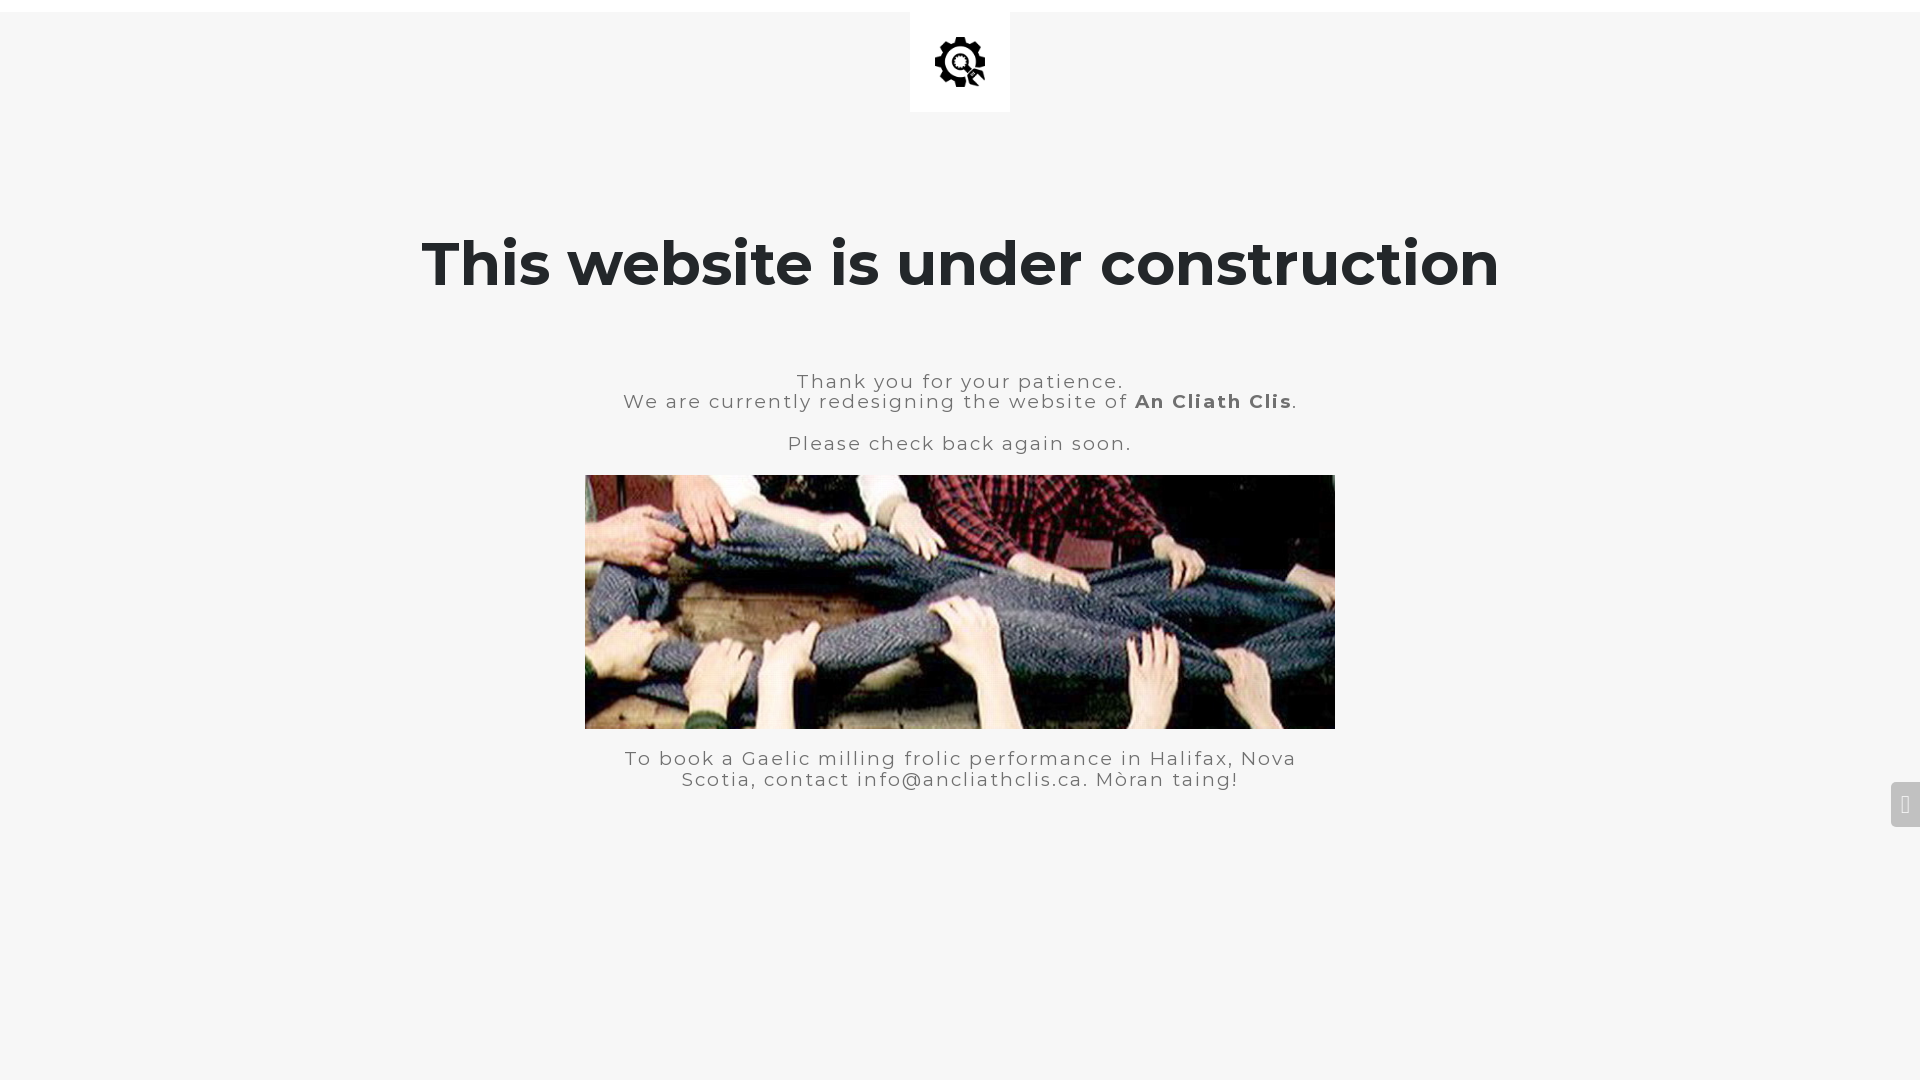  What do you see at coordinates (960, 60) in the screenshot?
I see `'Site is Under Construction'` at bounding box center [960, 60].